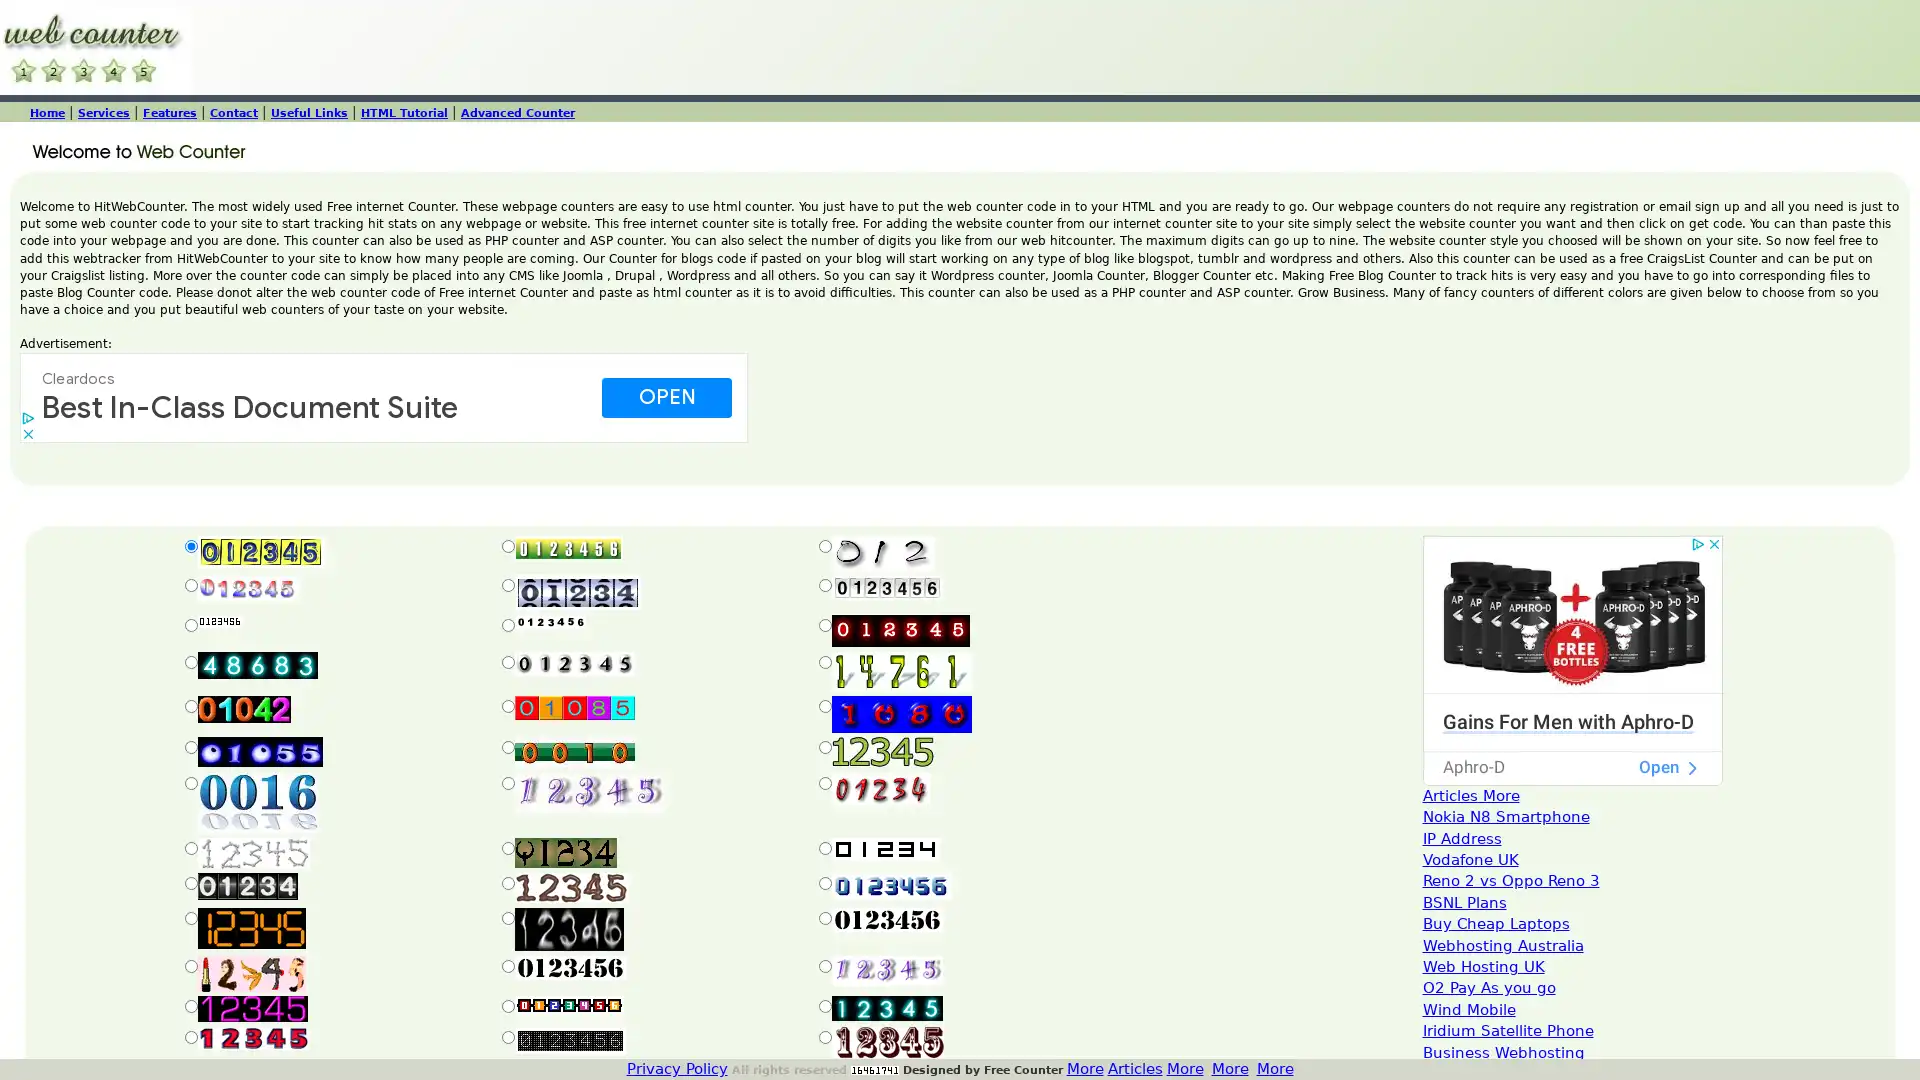 The height and width of the screenshot is (1080, 1920). I want to click on Submit, so click(885, 1008).